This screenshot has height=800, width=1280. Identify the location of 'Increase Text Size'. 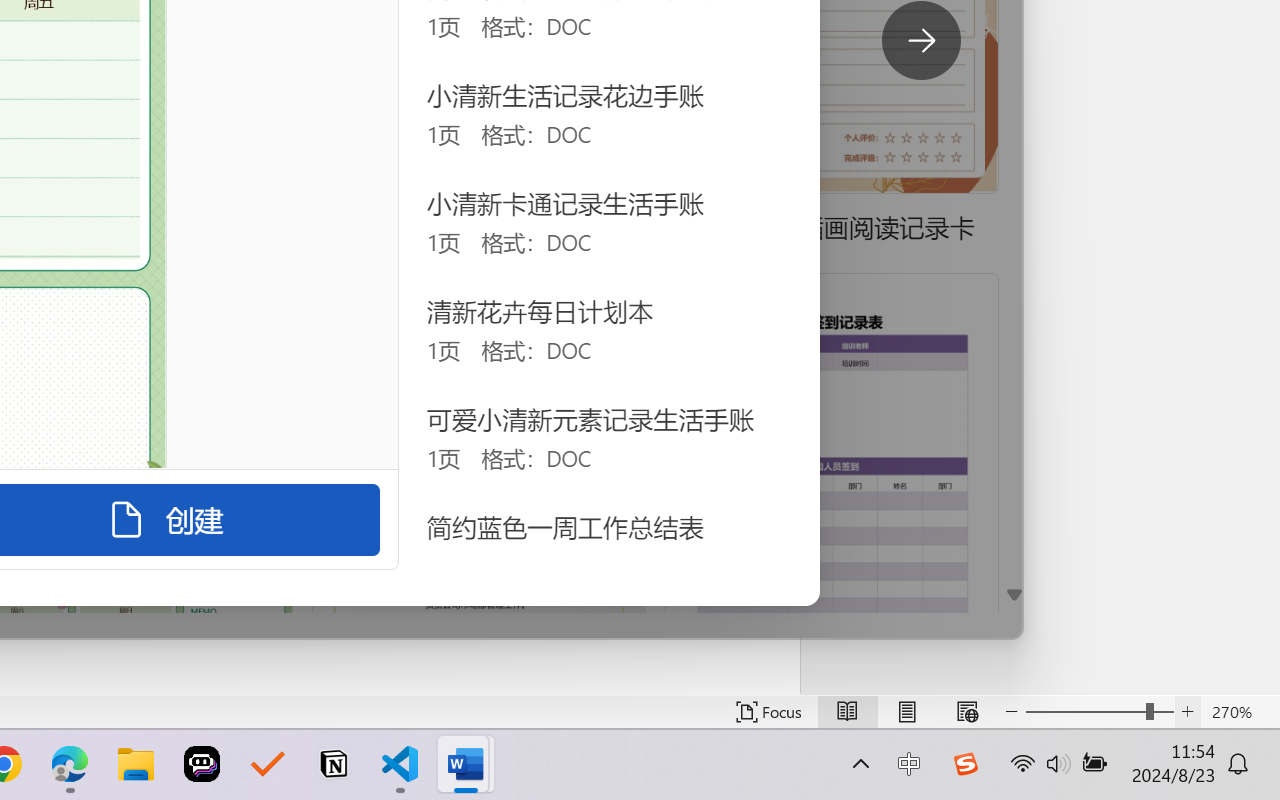
(1187, 711).